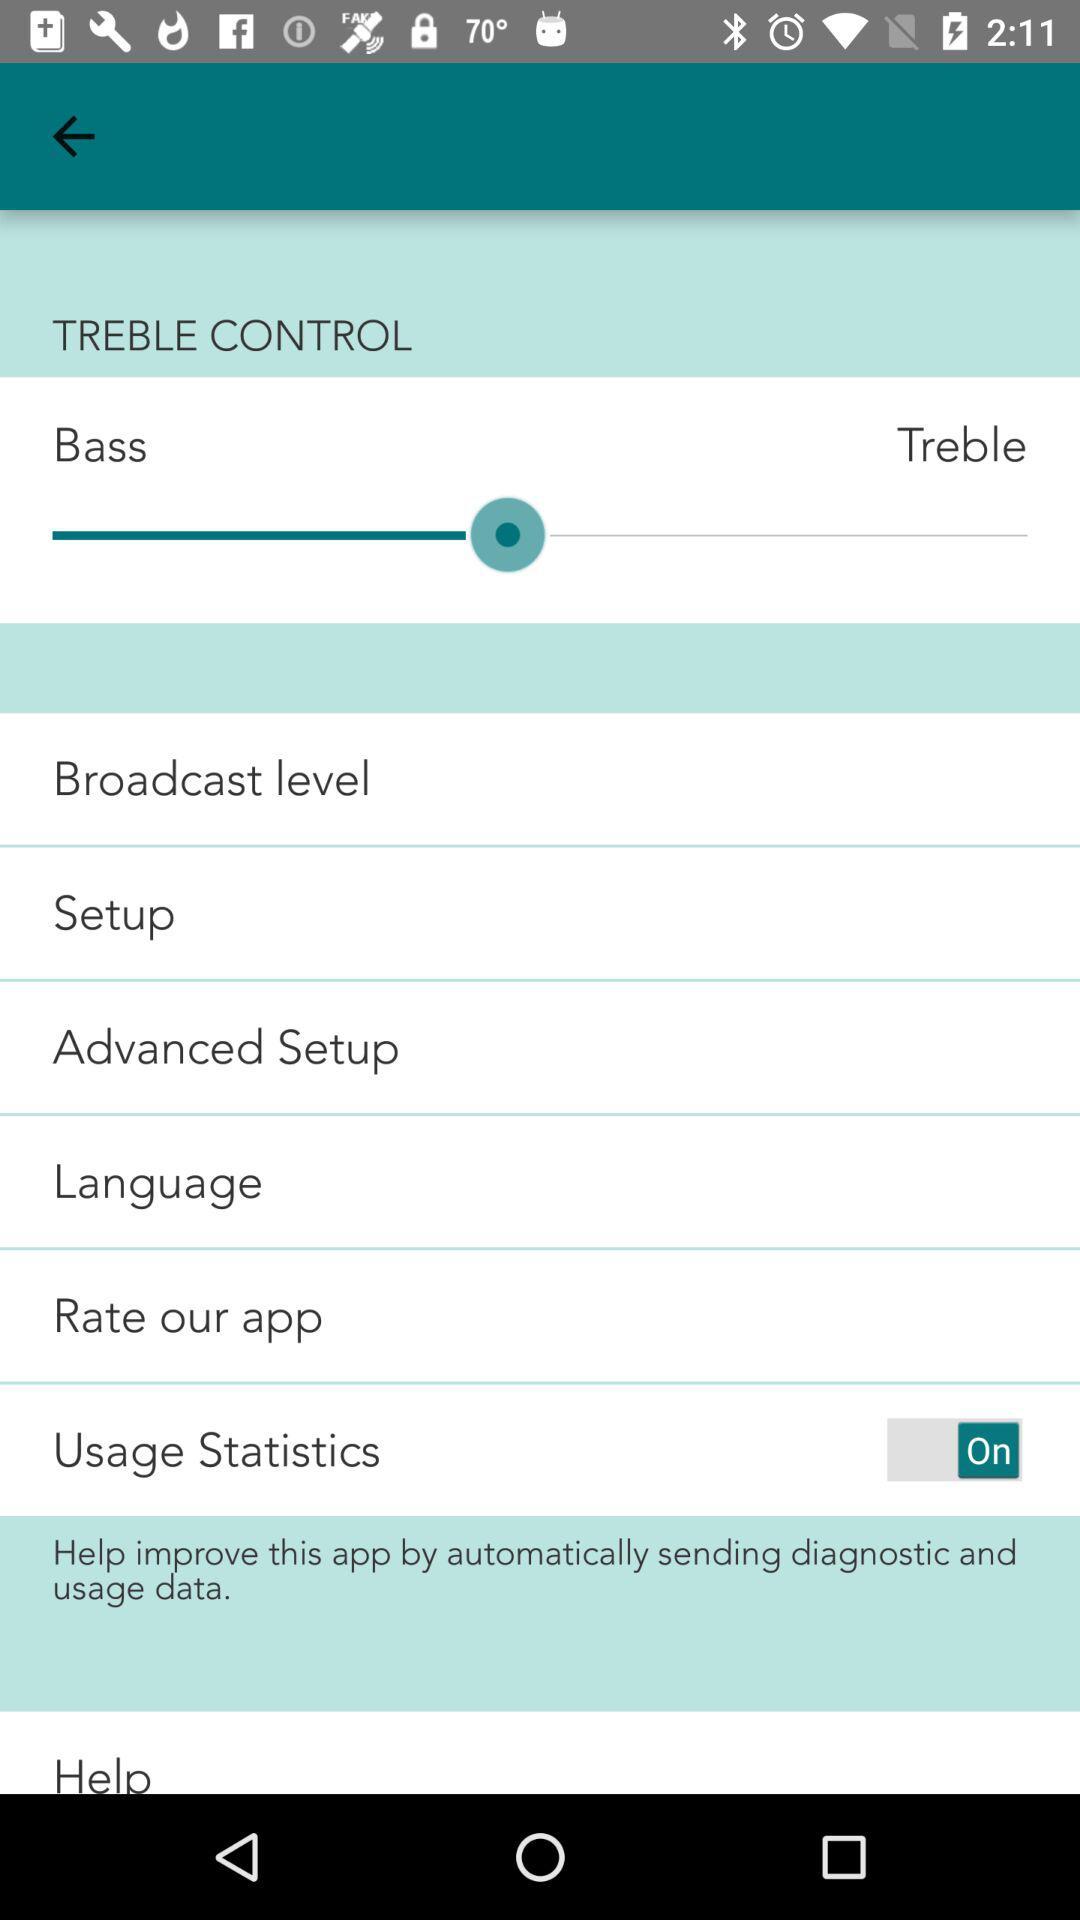 The width and height of the screenshot is (1080, 1920). Describe the element at coordinates (953, 1449) in the screenshot. I see `the icon above help improve this icon` at that location.